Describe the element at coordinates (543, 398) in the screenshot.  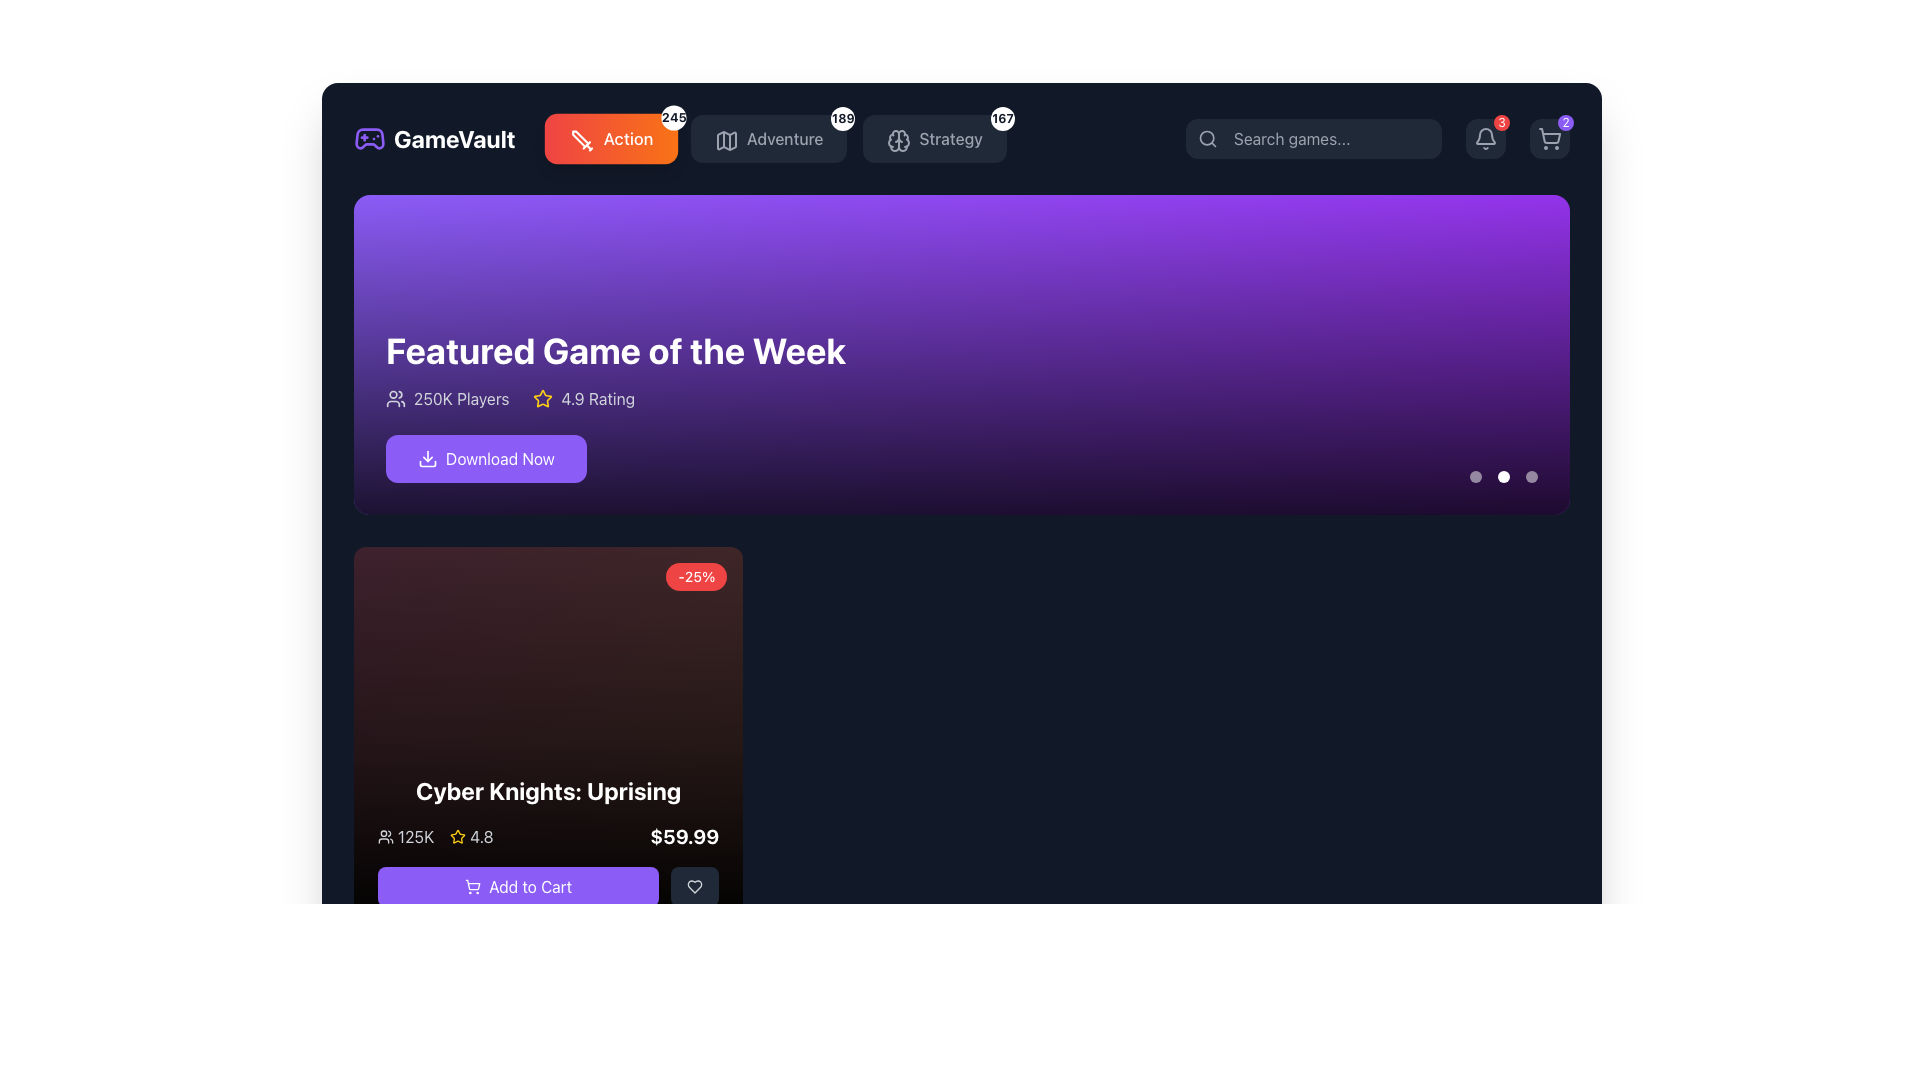
I see `the star-shaped rating icon with a yellow outline next to the '4.9 Rating' text, located under the 'Featured Game of the Week' header` at that location.